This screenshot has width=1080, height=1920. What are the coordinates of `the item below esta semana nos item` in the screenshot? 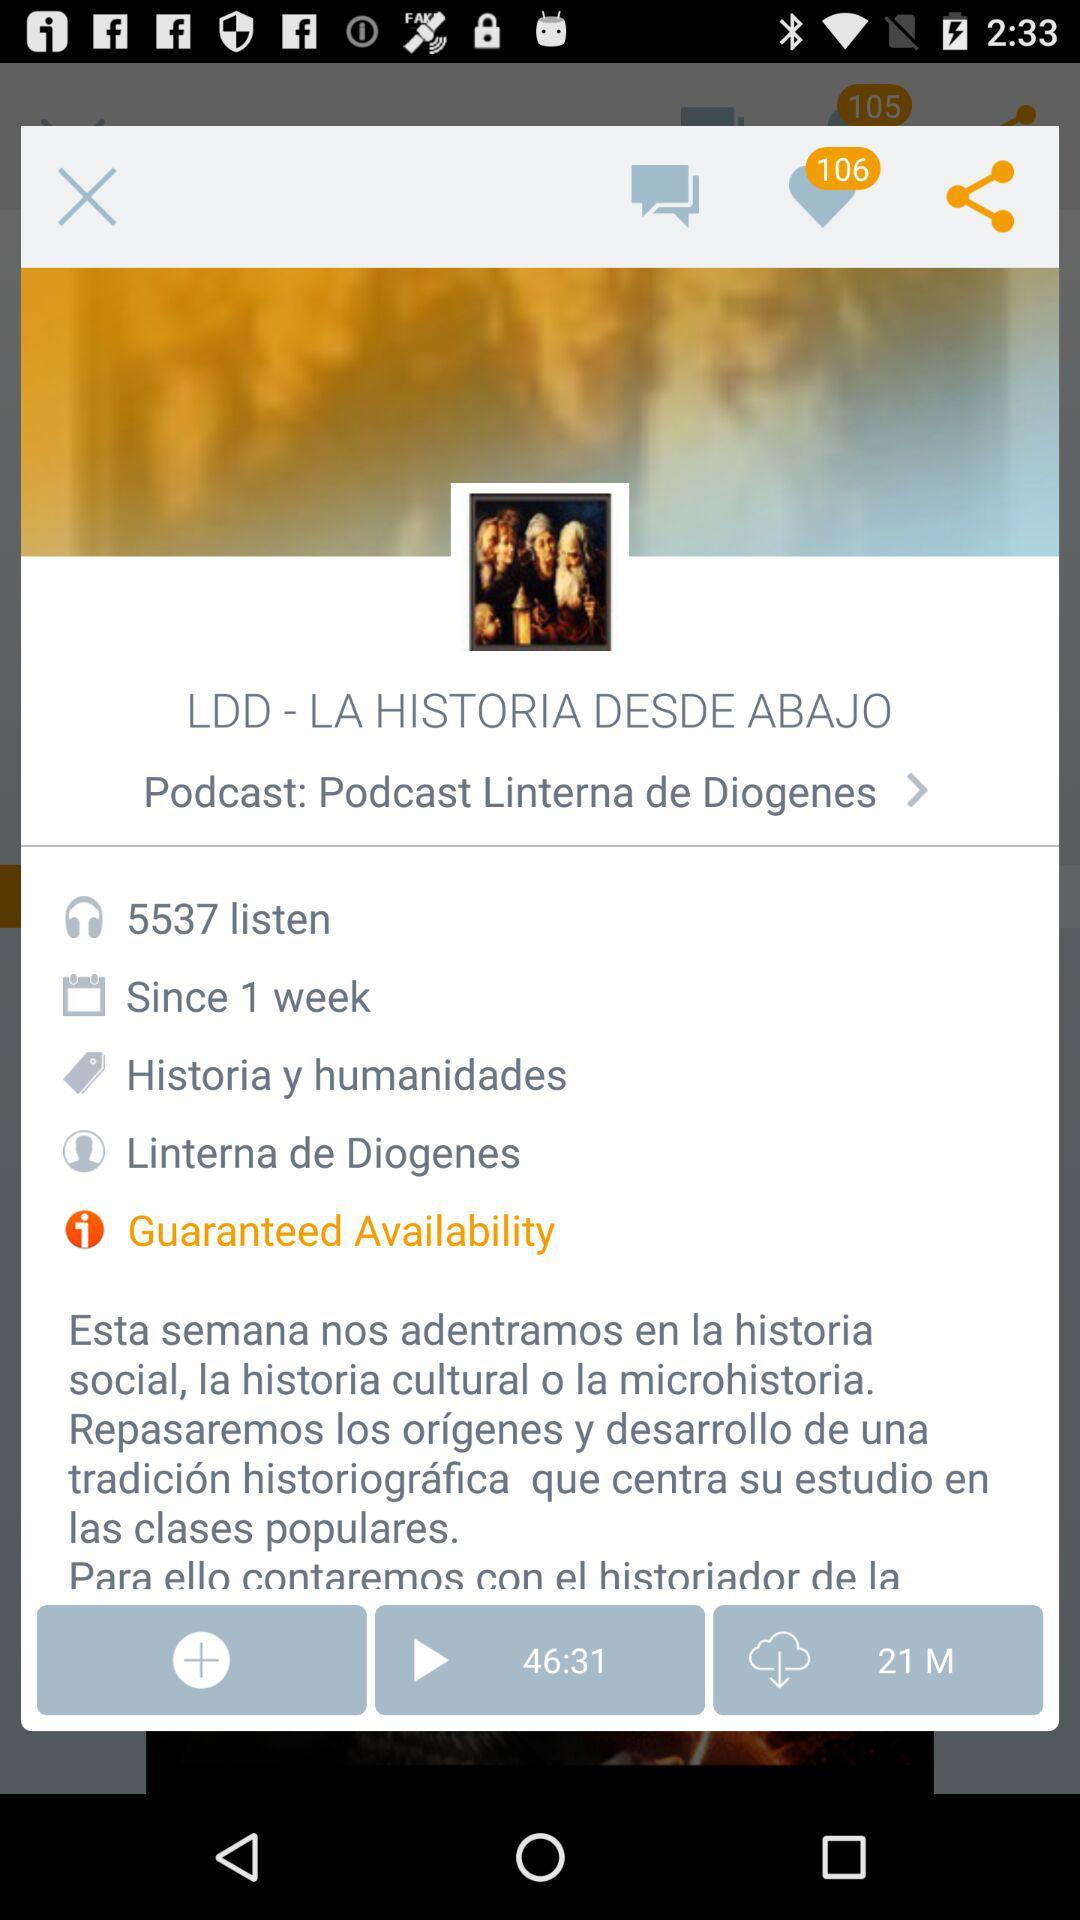 It's located at (540, 1660).